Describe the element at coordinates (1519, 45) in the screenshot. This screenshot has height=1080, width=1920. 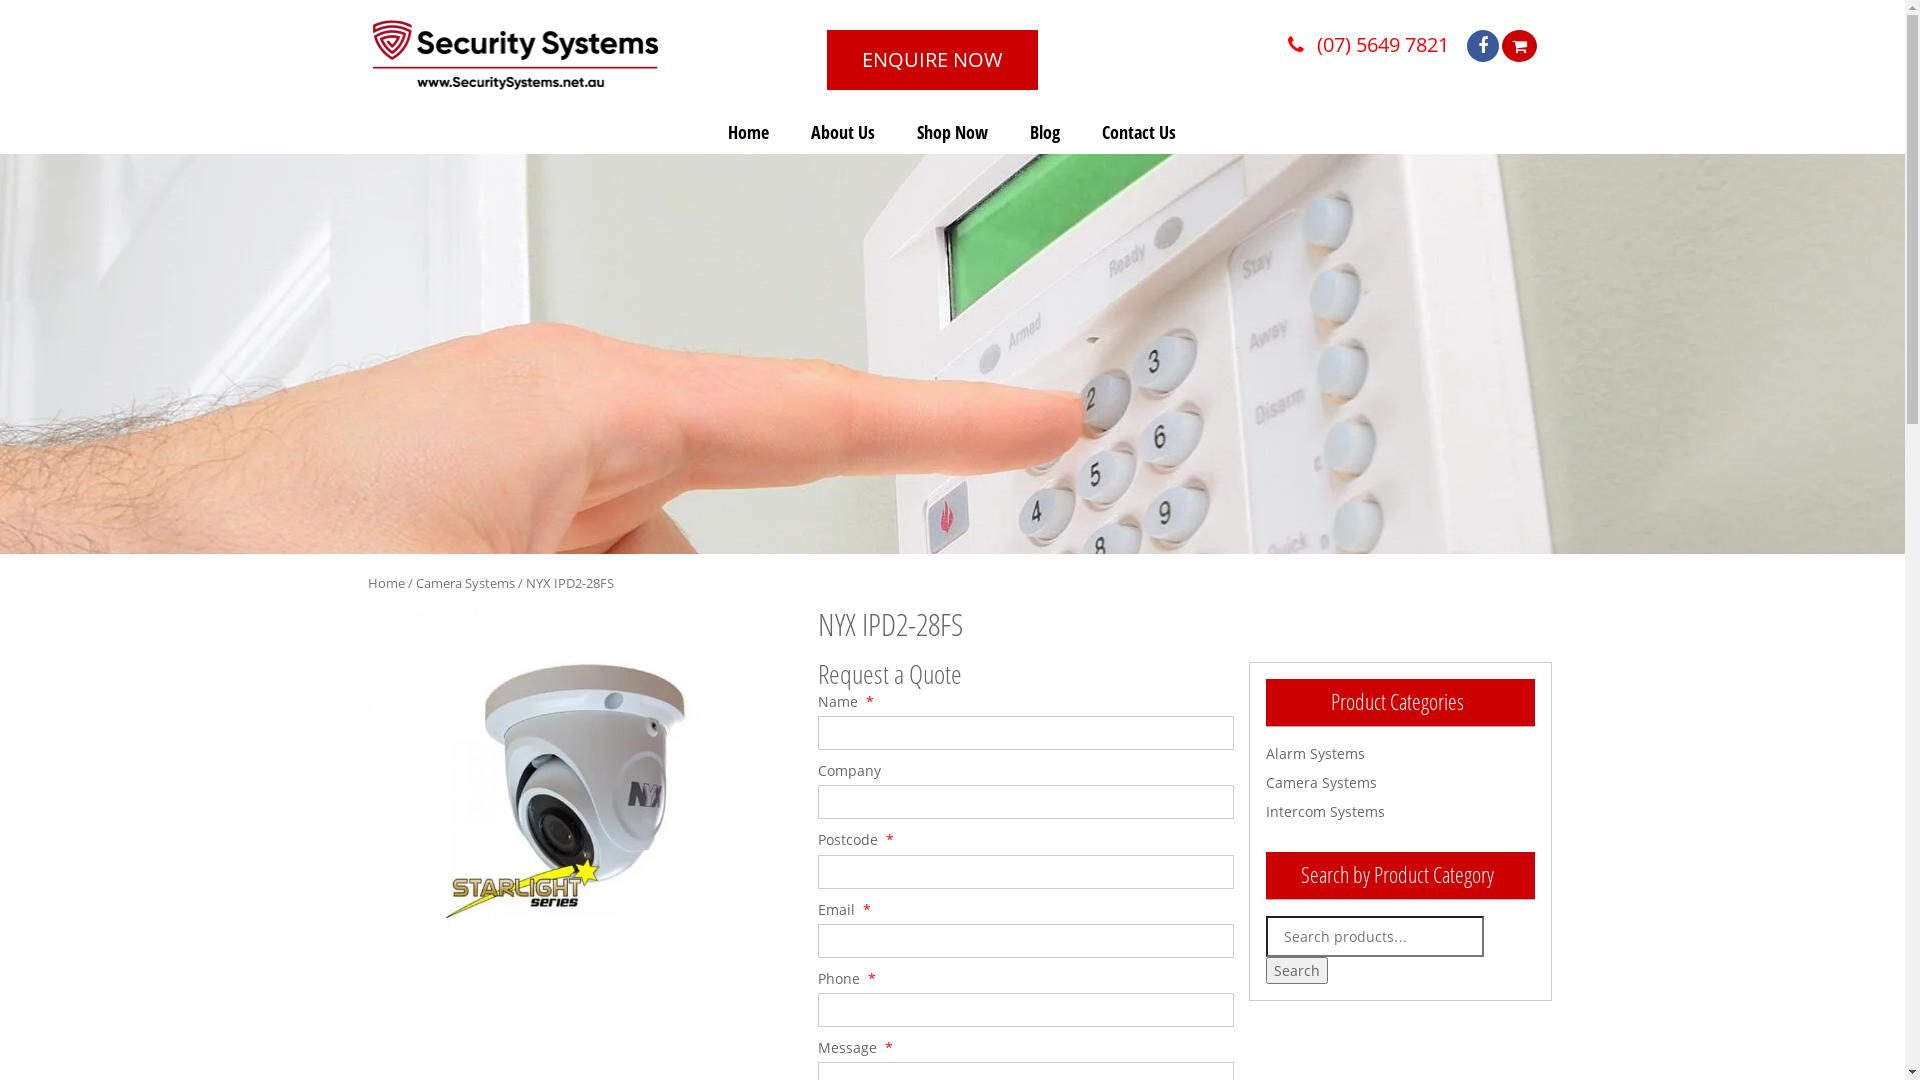
I see `'View your shopping cart'` at that location.